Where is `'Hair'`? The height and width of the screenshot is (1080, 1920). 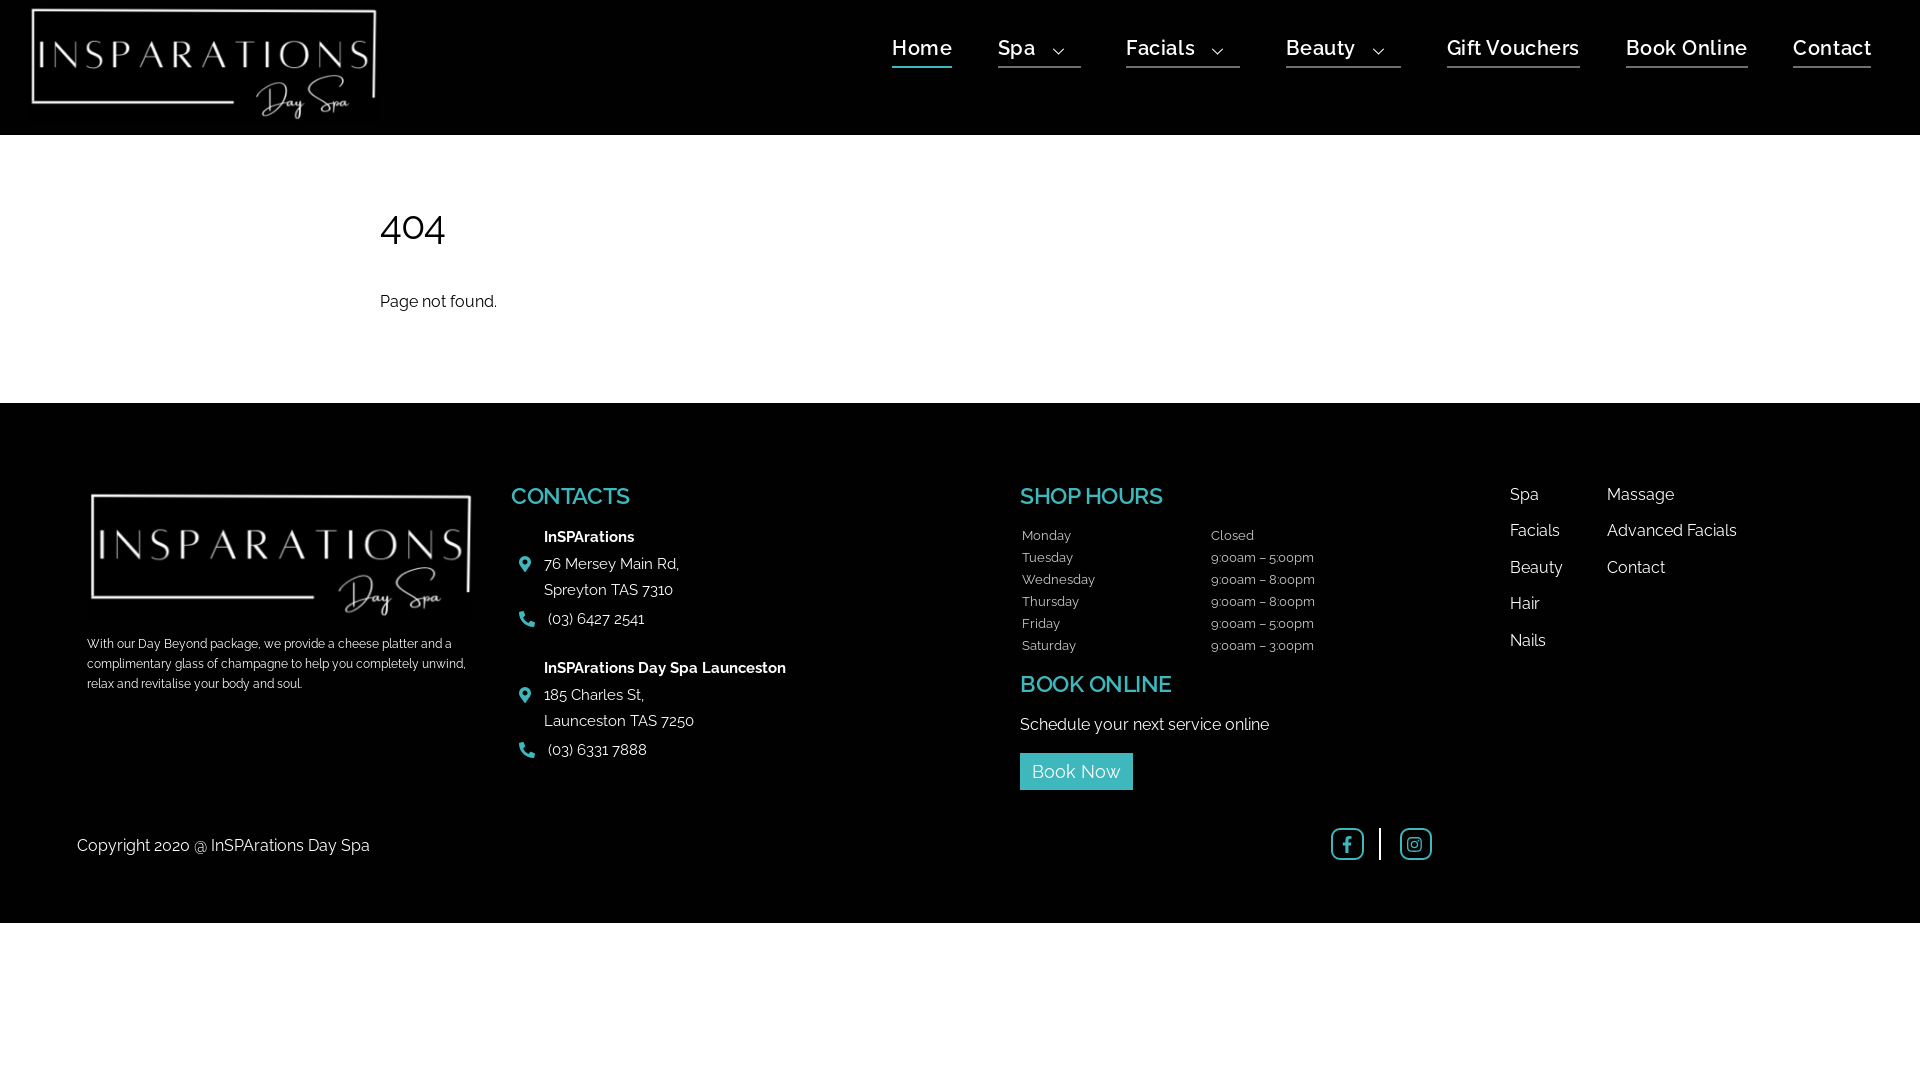 'Hair' is located at coordinates (1556, 603).